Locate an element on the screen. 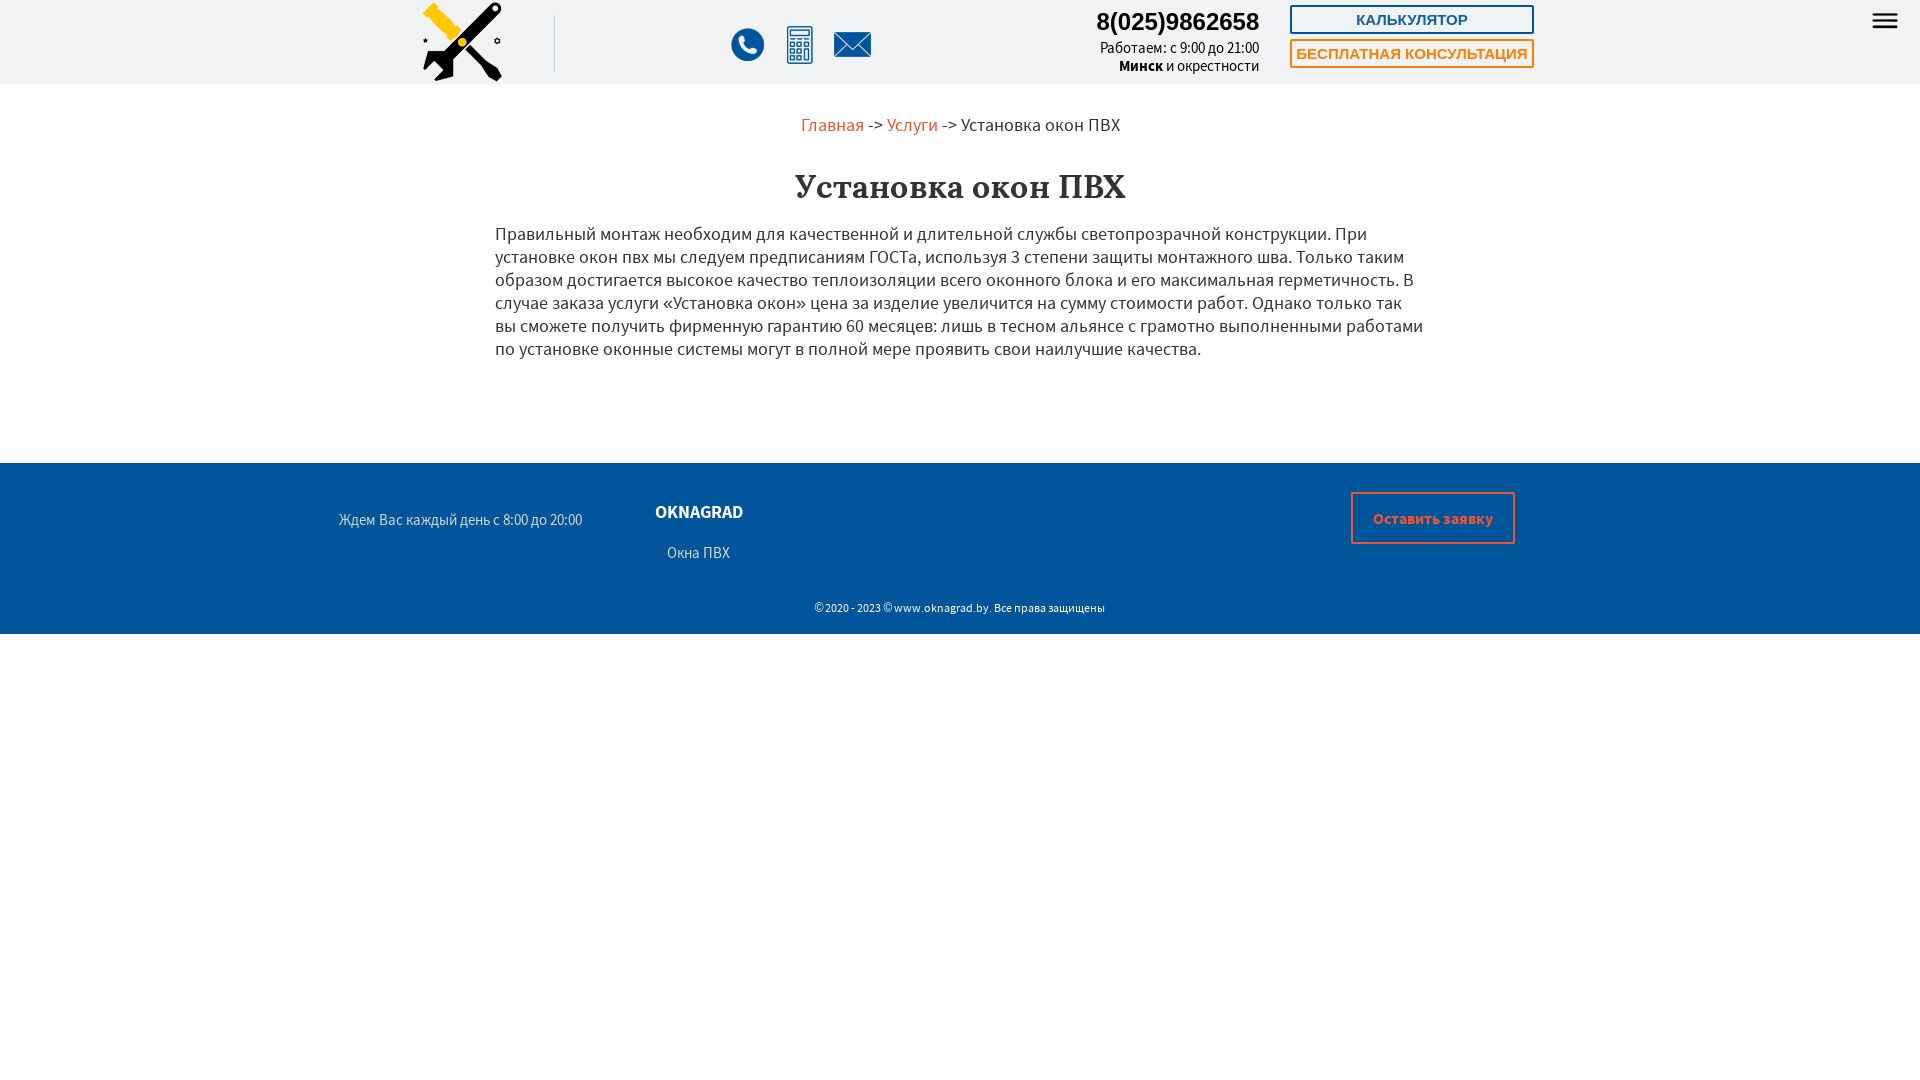 The height and width of the screenshot is (1080, 1920). '8(025)9862658' is located at coordinates (1177, 21).